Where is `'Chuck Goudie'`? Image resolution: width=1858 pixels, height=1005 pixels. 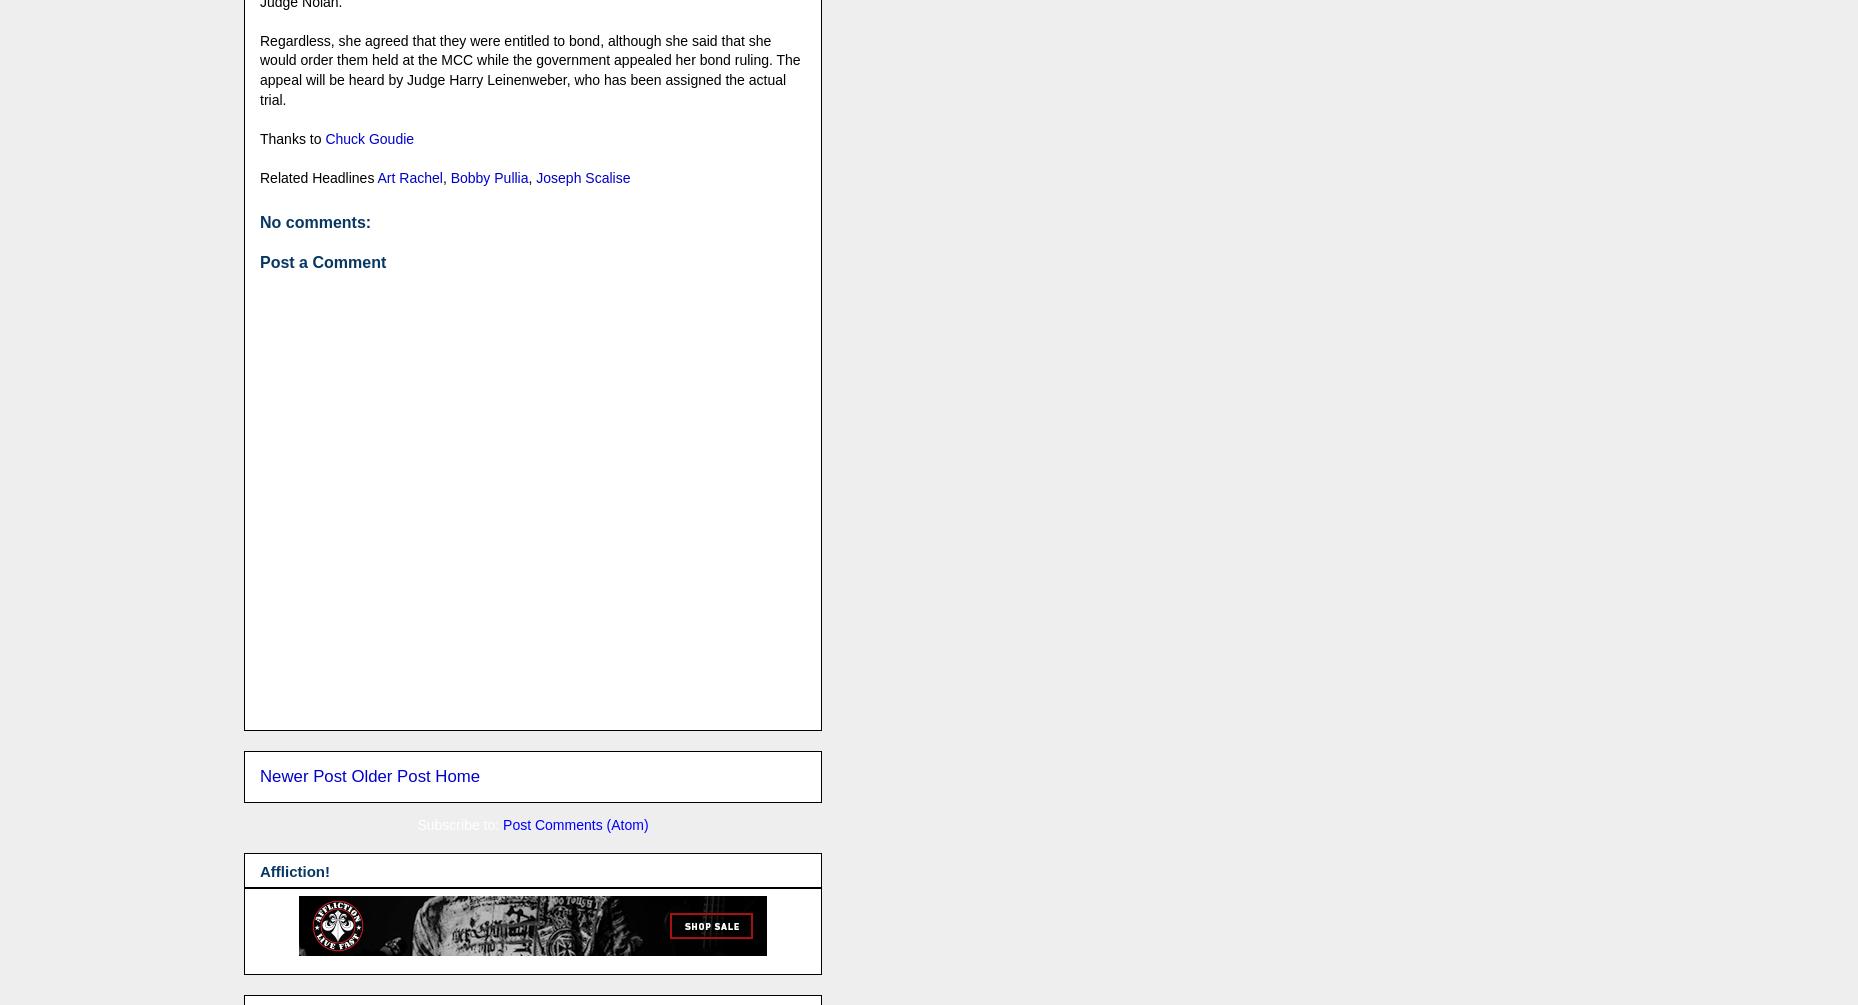 'Chuck Goudie' is located at coordinates (369, 137).